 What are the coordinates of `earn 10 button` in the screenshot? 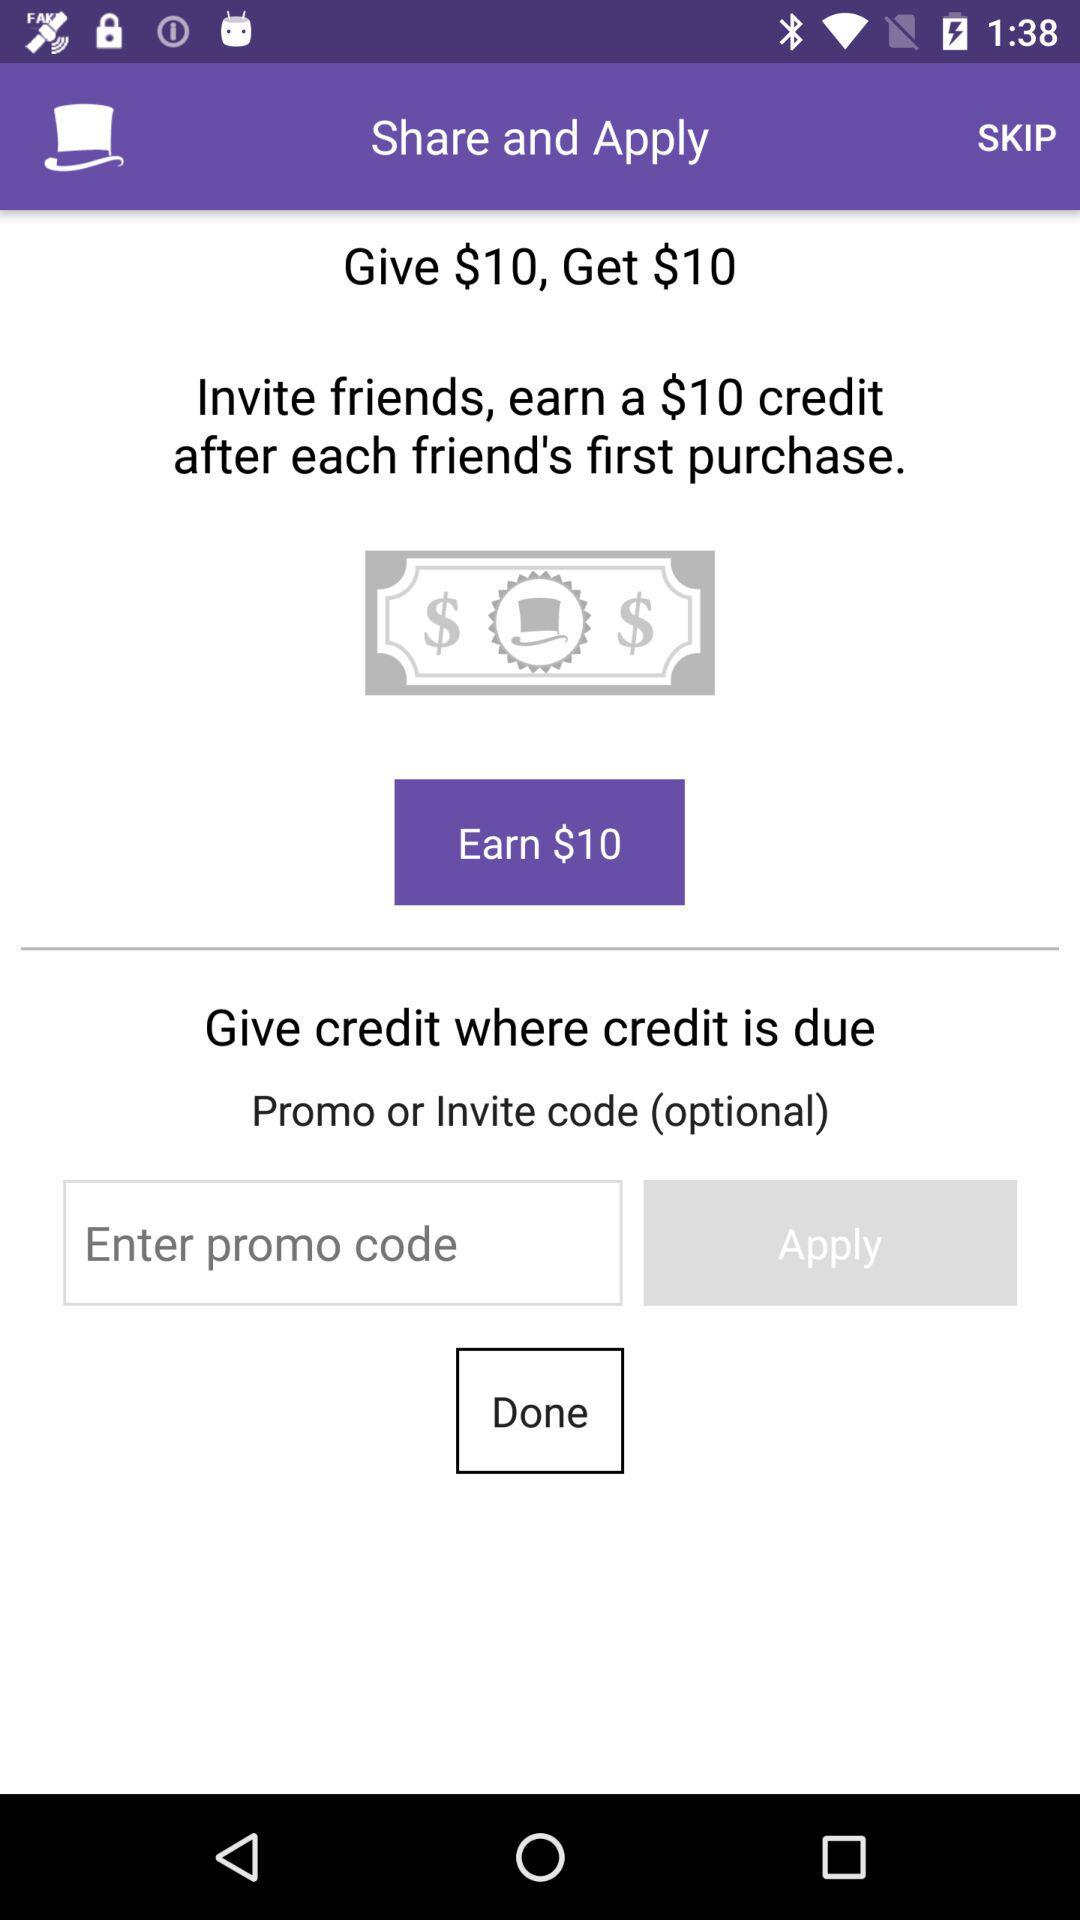 It's located at (540, 841).